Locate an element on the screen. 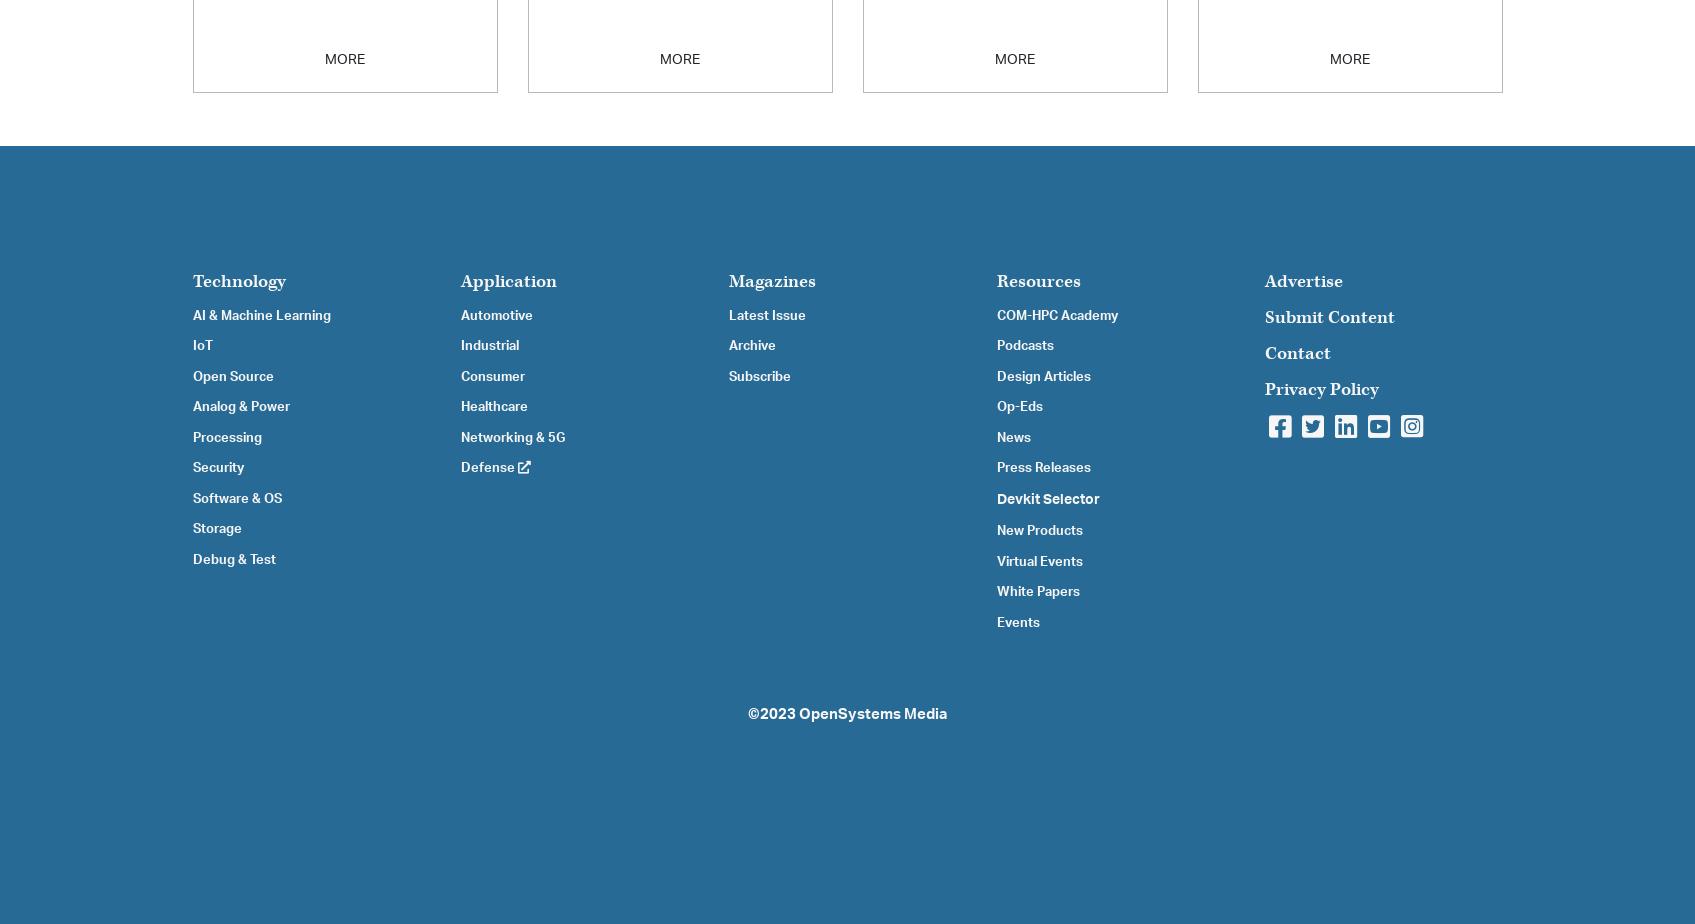  'Virtual Events' is located at coordinates (1038, 560).